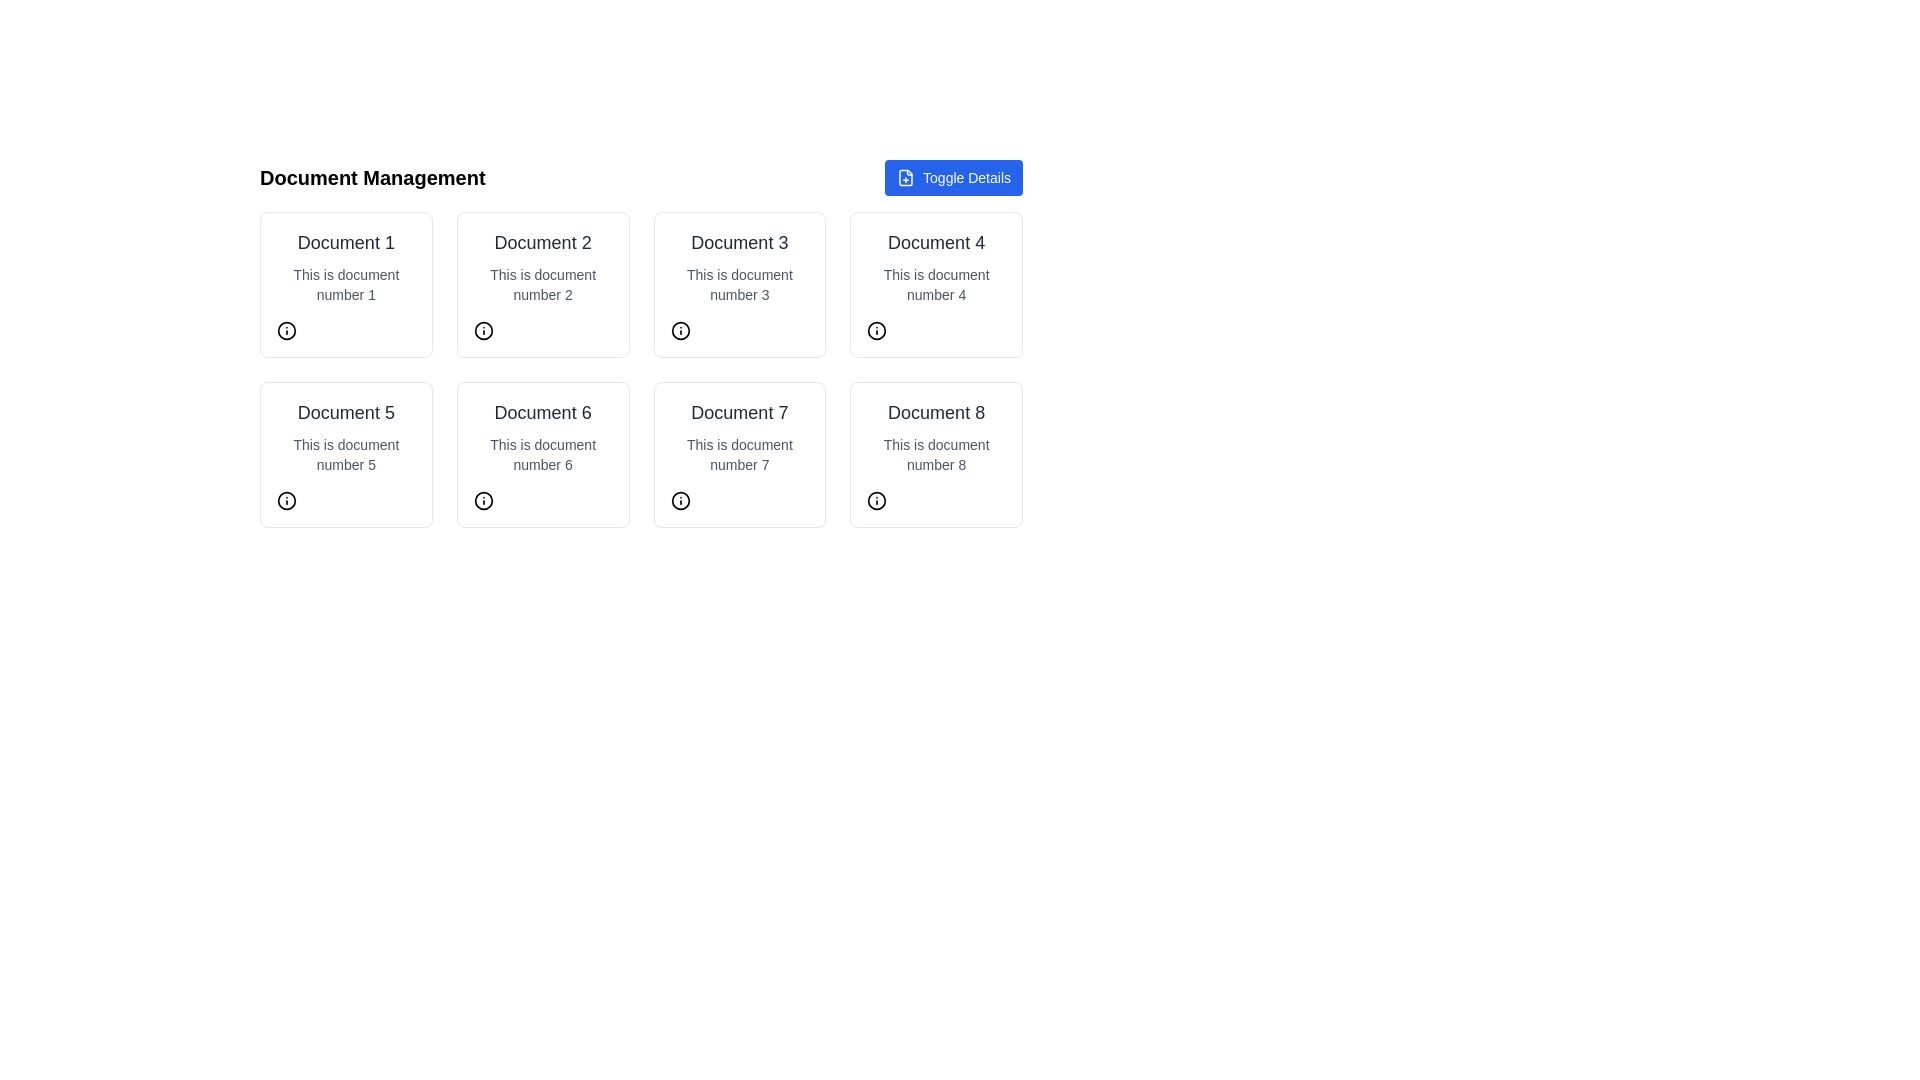  I want to click on the information icon located at the bottom center of the 'Document 2' tile, which has a circular shape with an 'i' inside it, so click(483, 330).